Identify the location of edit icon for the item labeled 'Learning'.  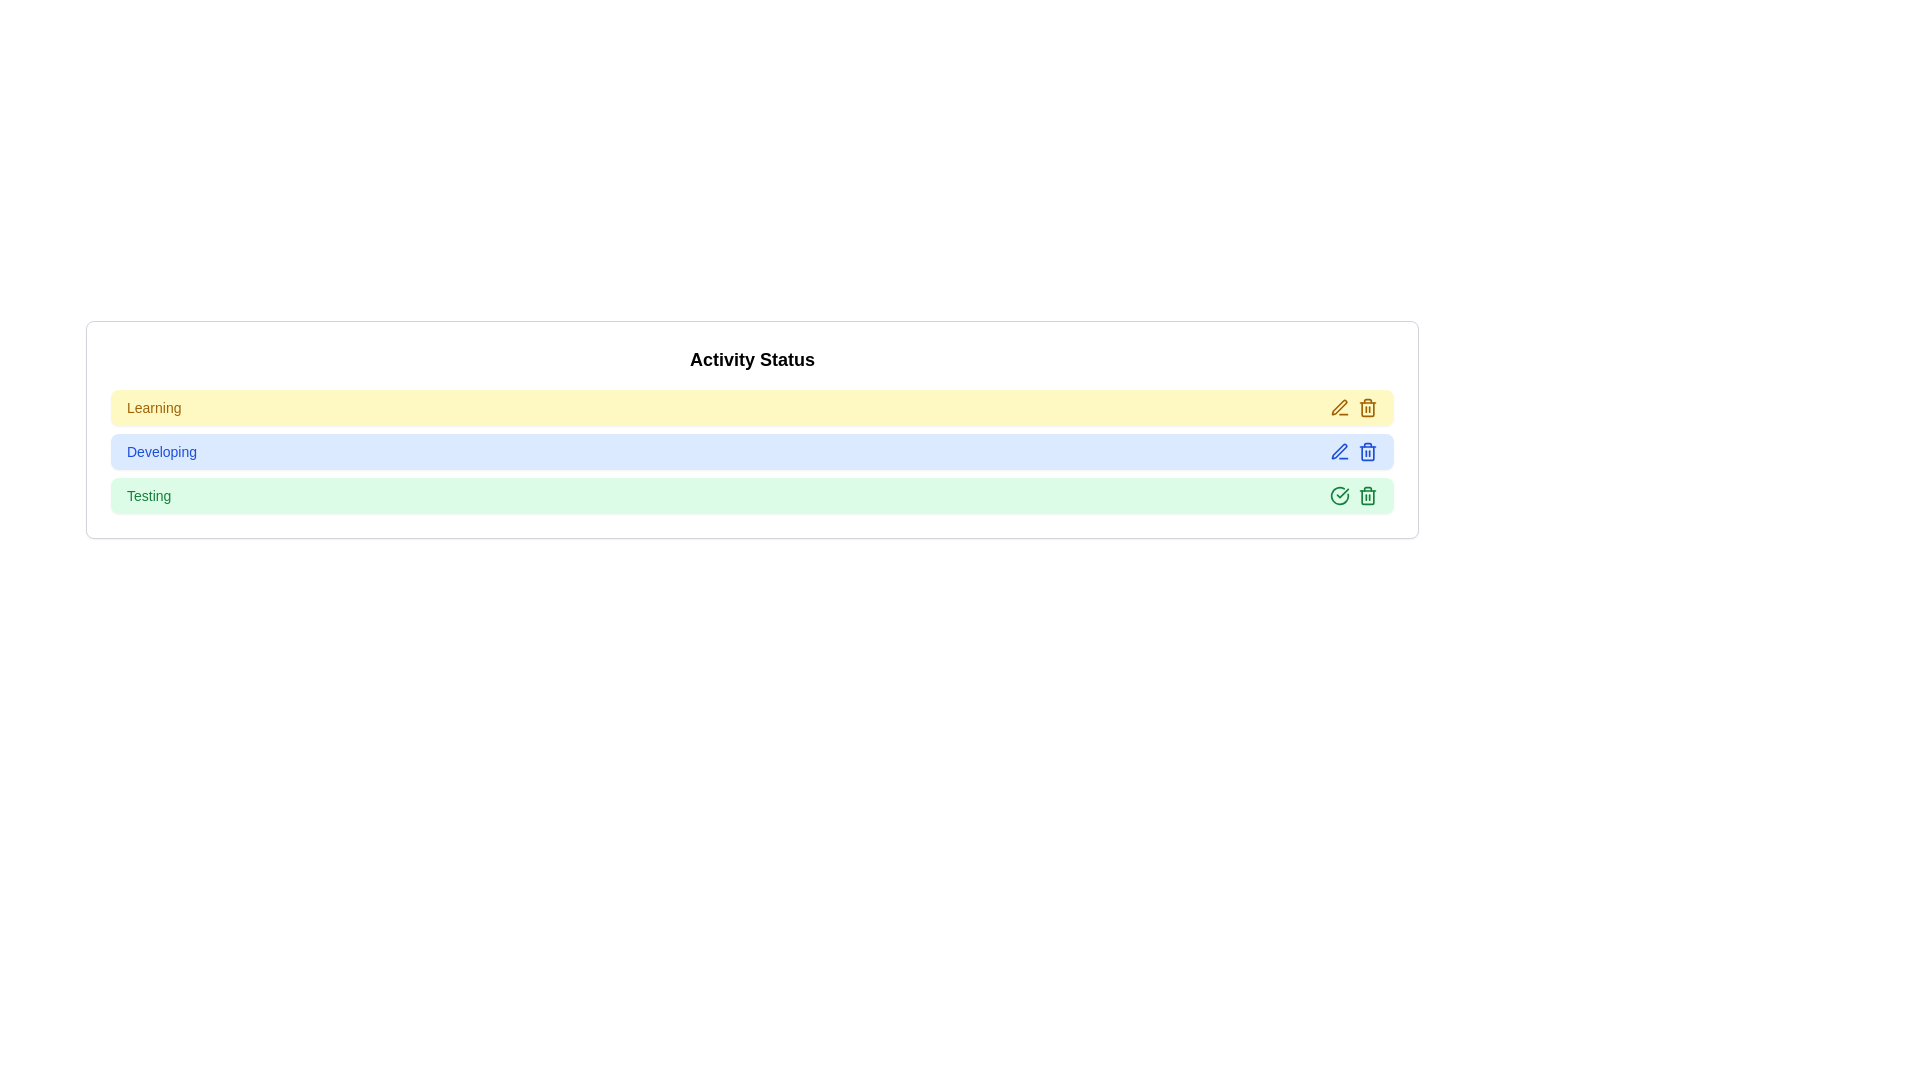
(1339, 407).